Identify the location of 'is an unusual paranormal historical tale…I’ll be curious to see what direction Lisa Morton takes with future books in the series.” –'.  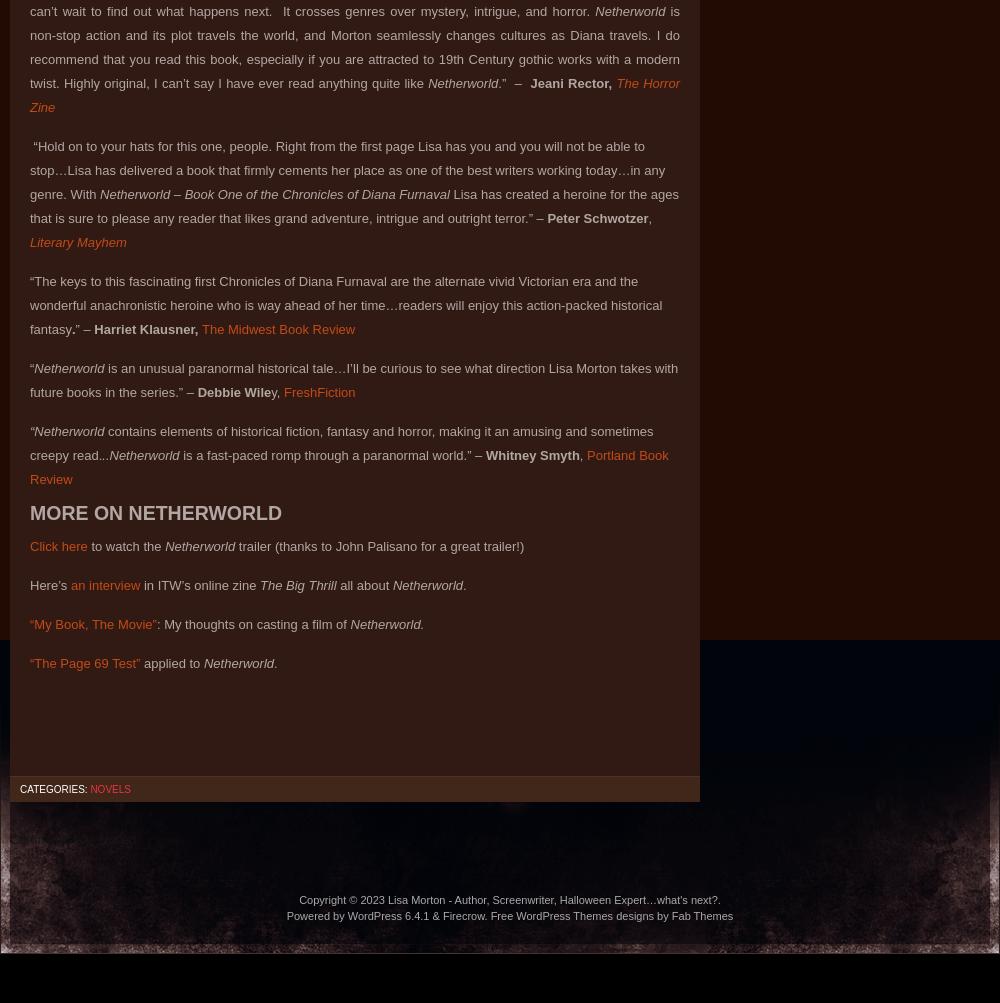
(353, 379).